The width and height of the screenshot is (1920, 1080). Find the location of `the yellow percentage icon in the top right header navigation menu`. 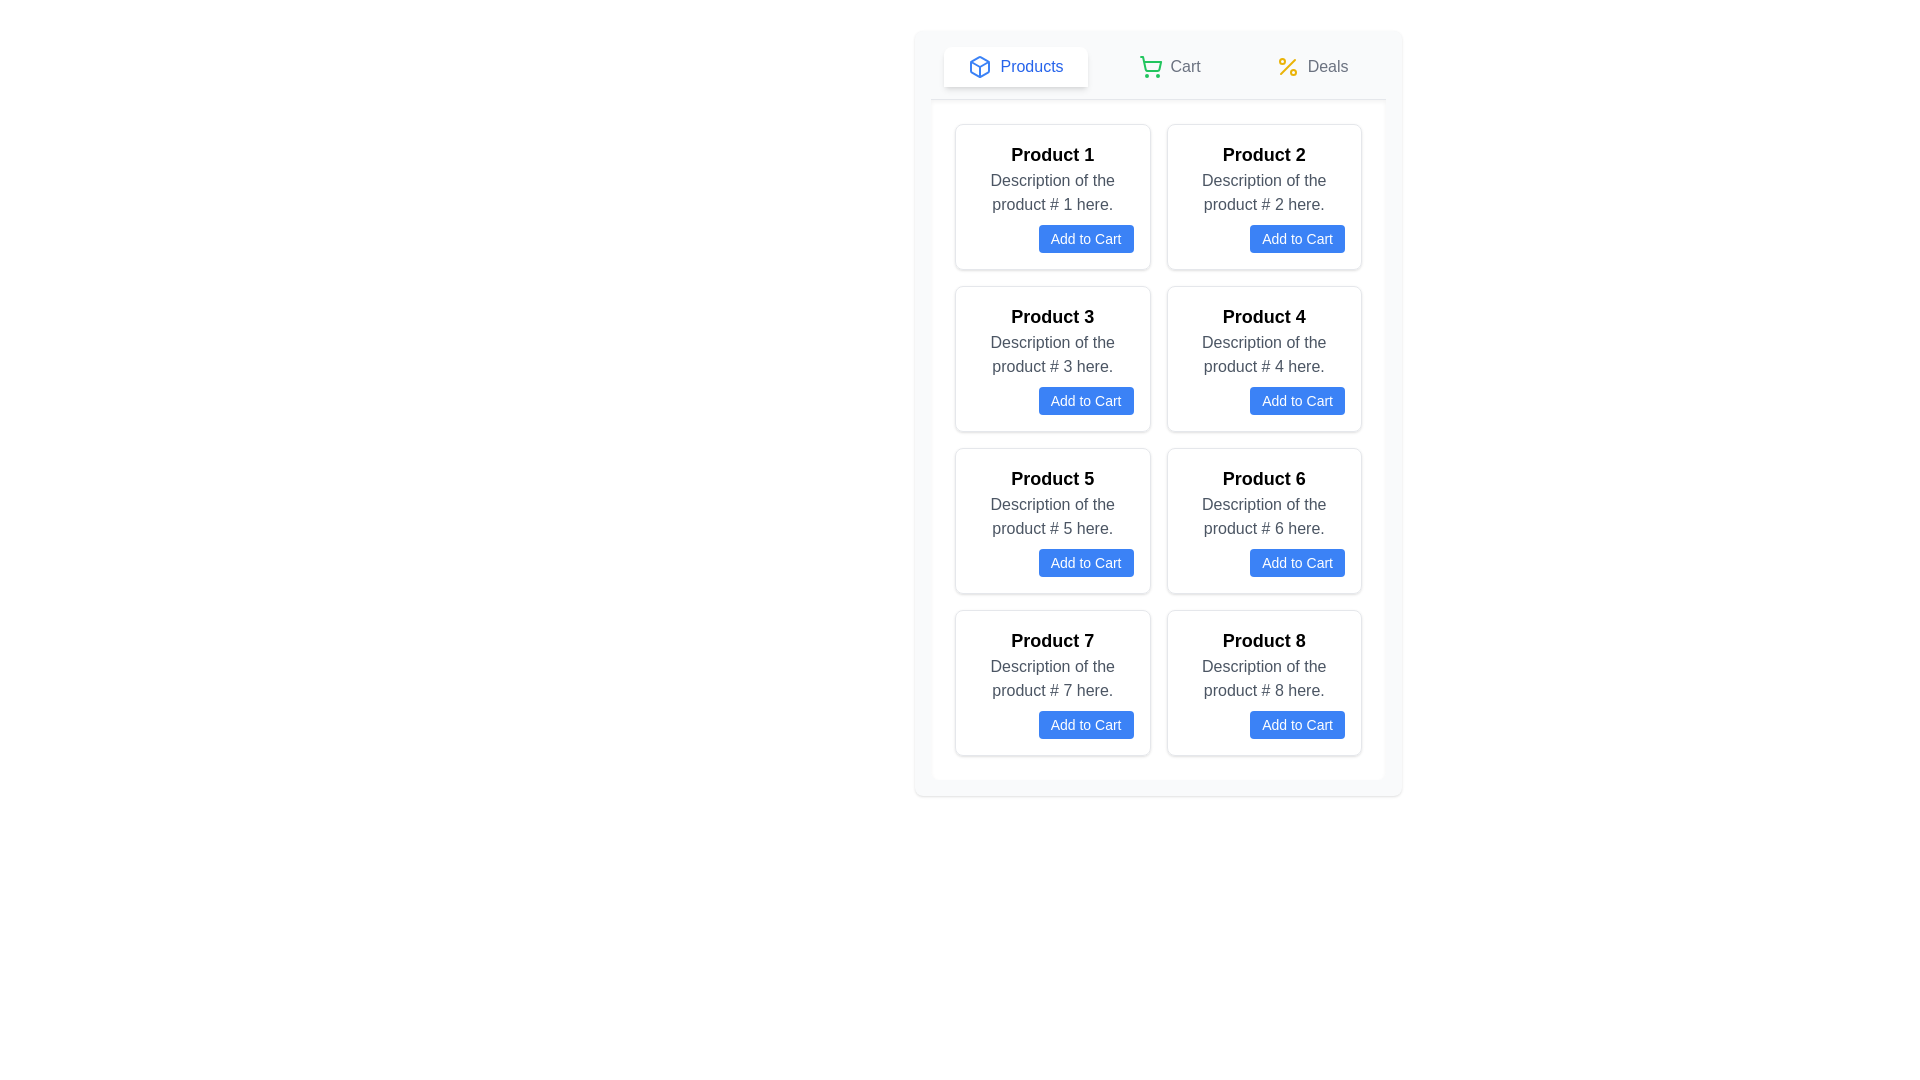

the yellow percentage icon in the top right header navigation menu is located at coordinates (1287, 65).